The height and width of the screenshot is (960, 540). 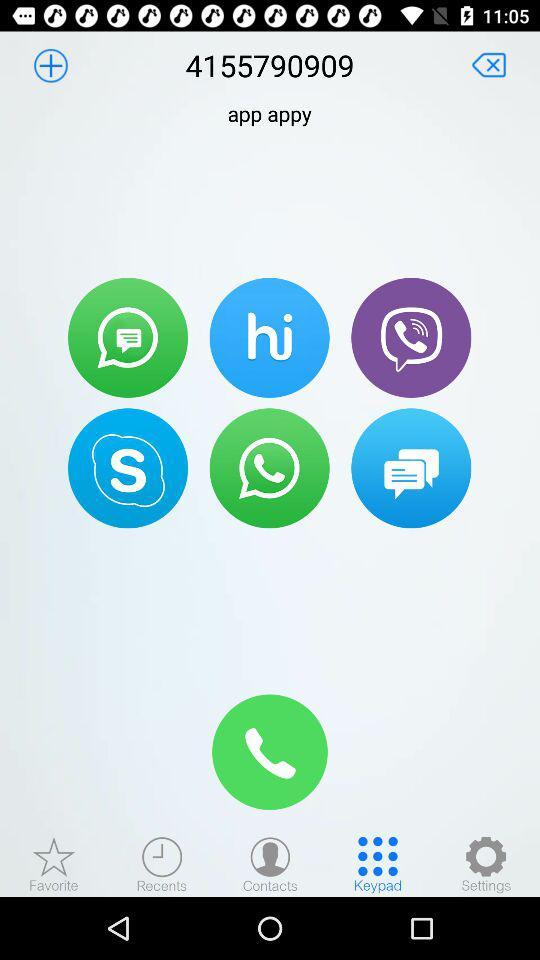 I want to click on open hi, so click(x=269, y=337).